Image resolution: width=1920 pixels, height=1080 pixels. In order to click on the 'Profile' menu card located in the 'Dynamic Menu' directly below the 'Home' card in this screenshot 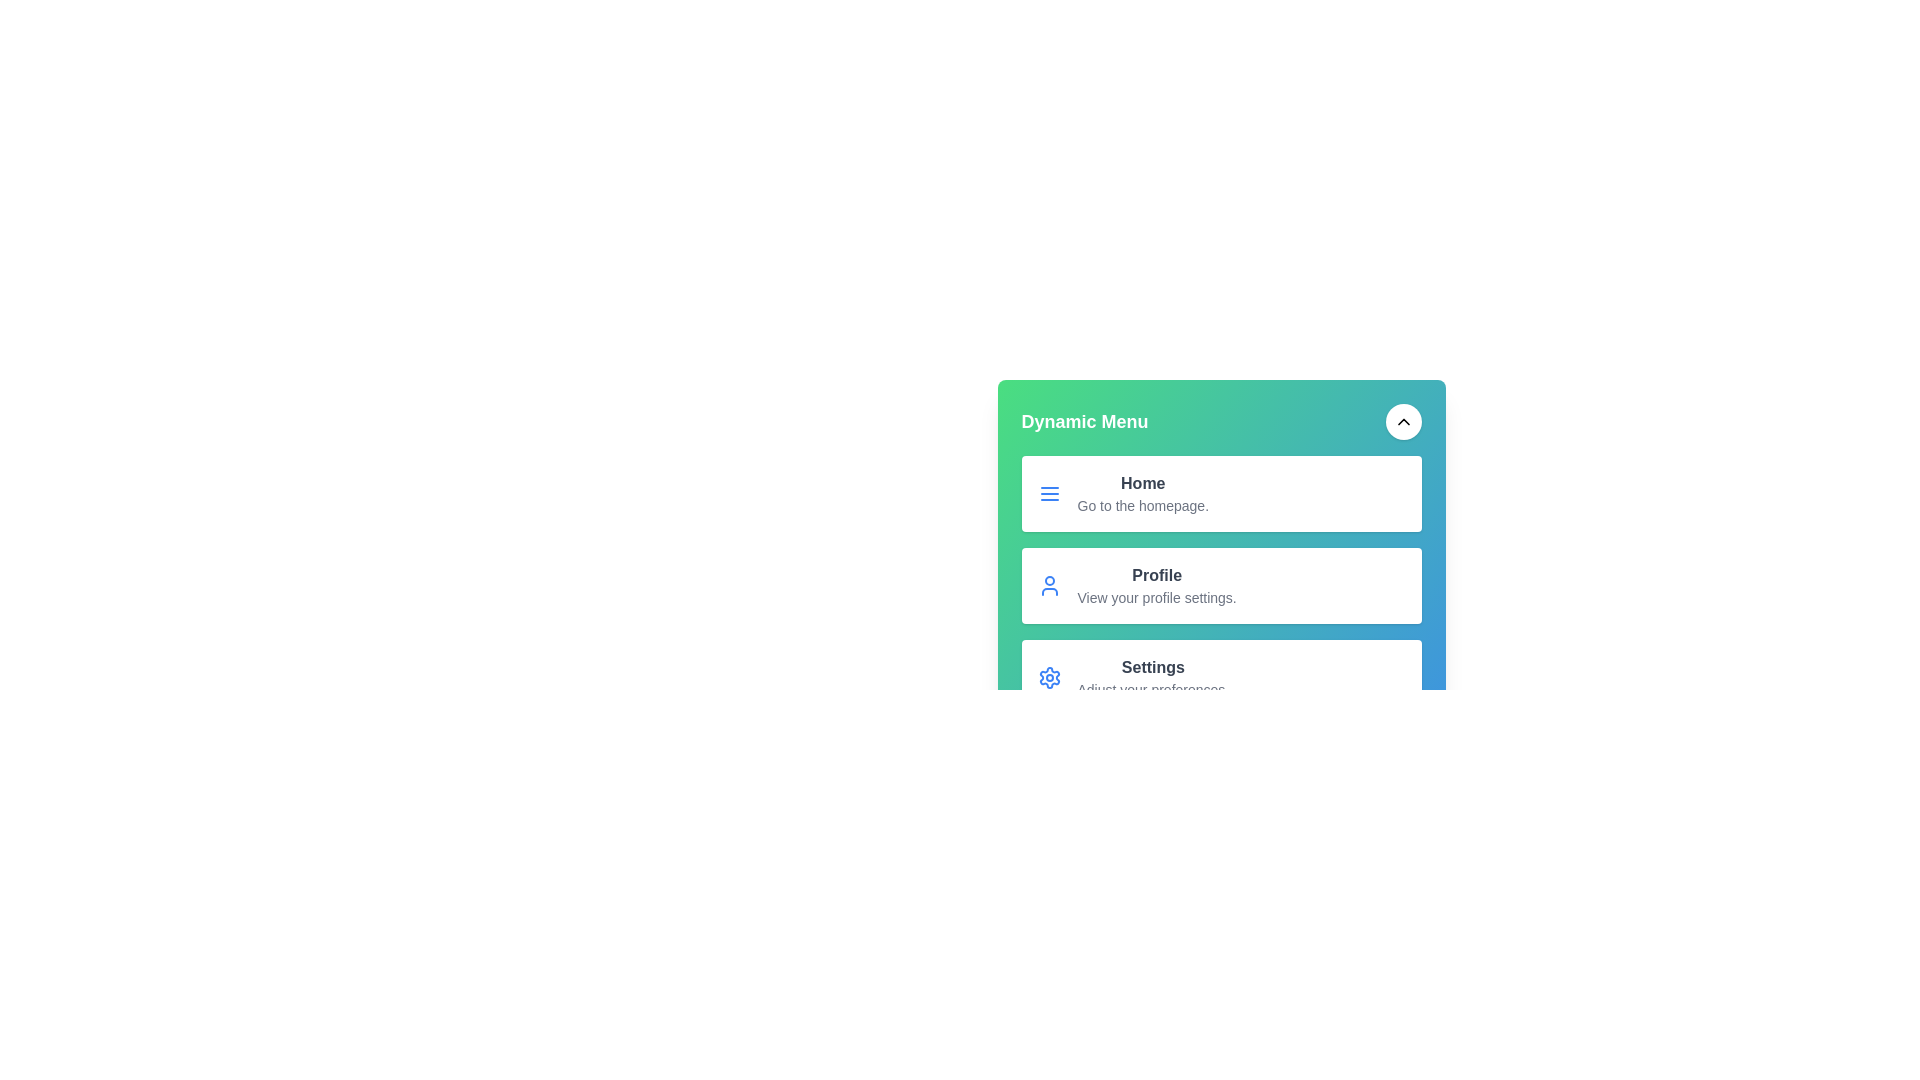, I will do `click(1220, 585)`.